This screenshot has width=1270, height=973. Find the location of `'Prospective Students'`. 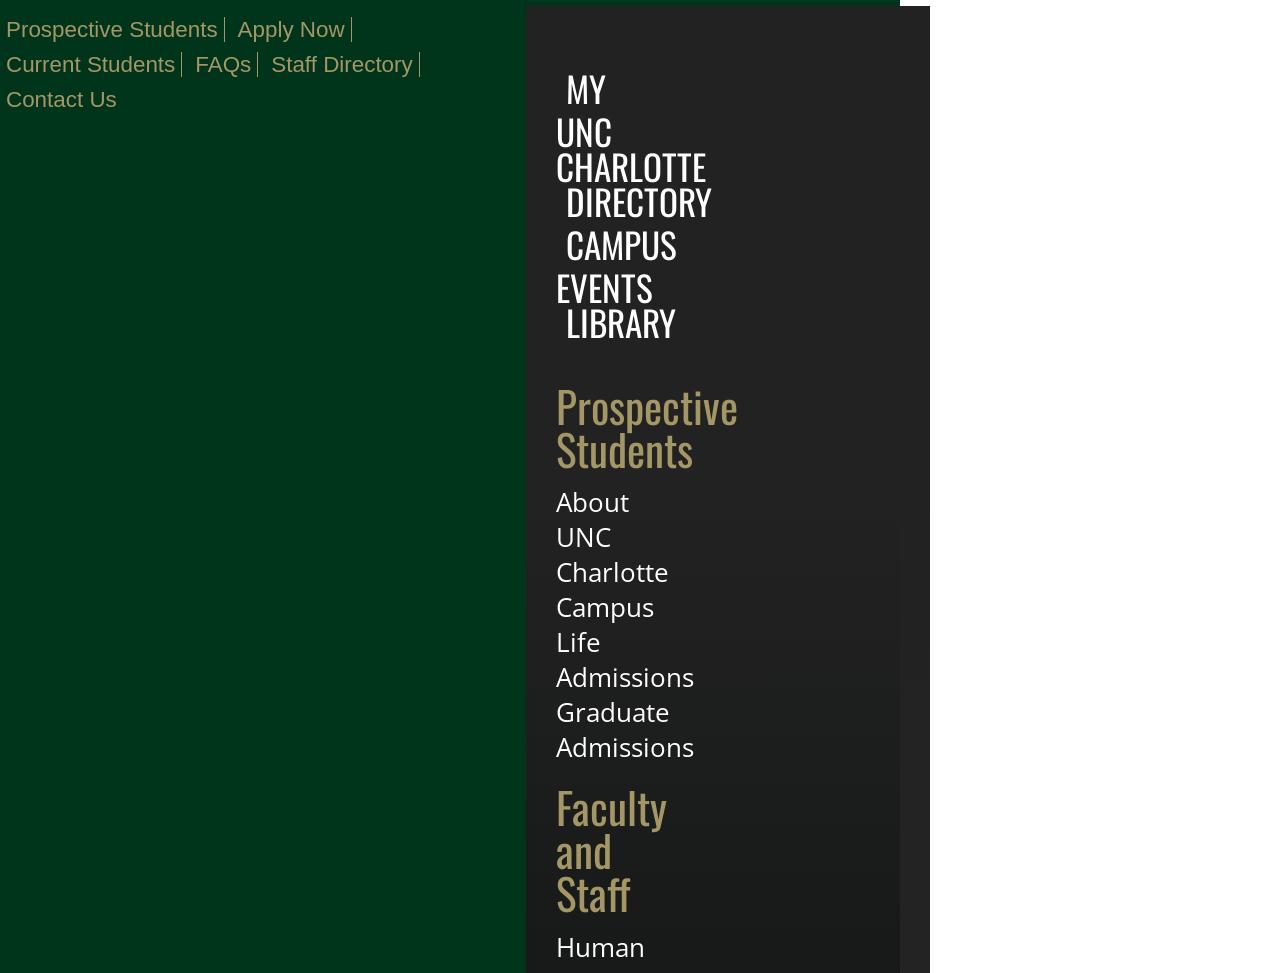

'Prospective Students' is located at coordinates (645, 425).